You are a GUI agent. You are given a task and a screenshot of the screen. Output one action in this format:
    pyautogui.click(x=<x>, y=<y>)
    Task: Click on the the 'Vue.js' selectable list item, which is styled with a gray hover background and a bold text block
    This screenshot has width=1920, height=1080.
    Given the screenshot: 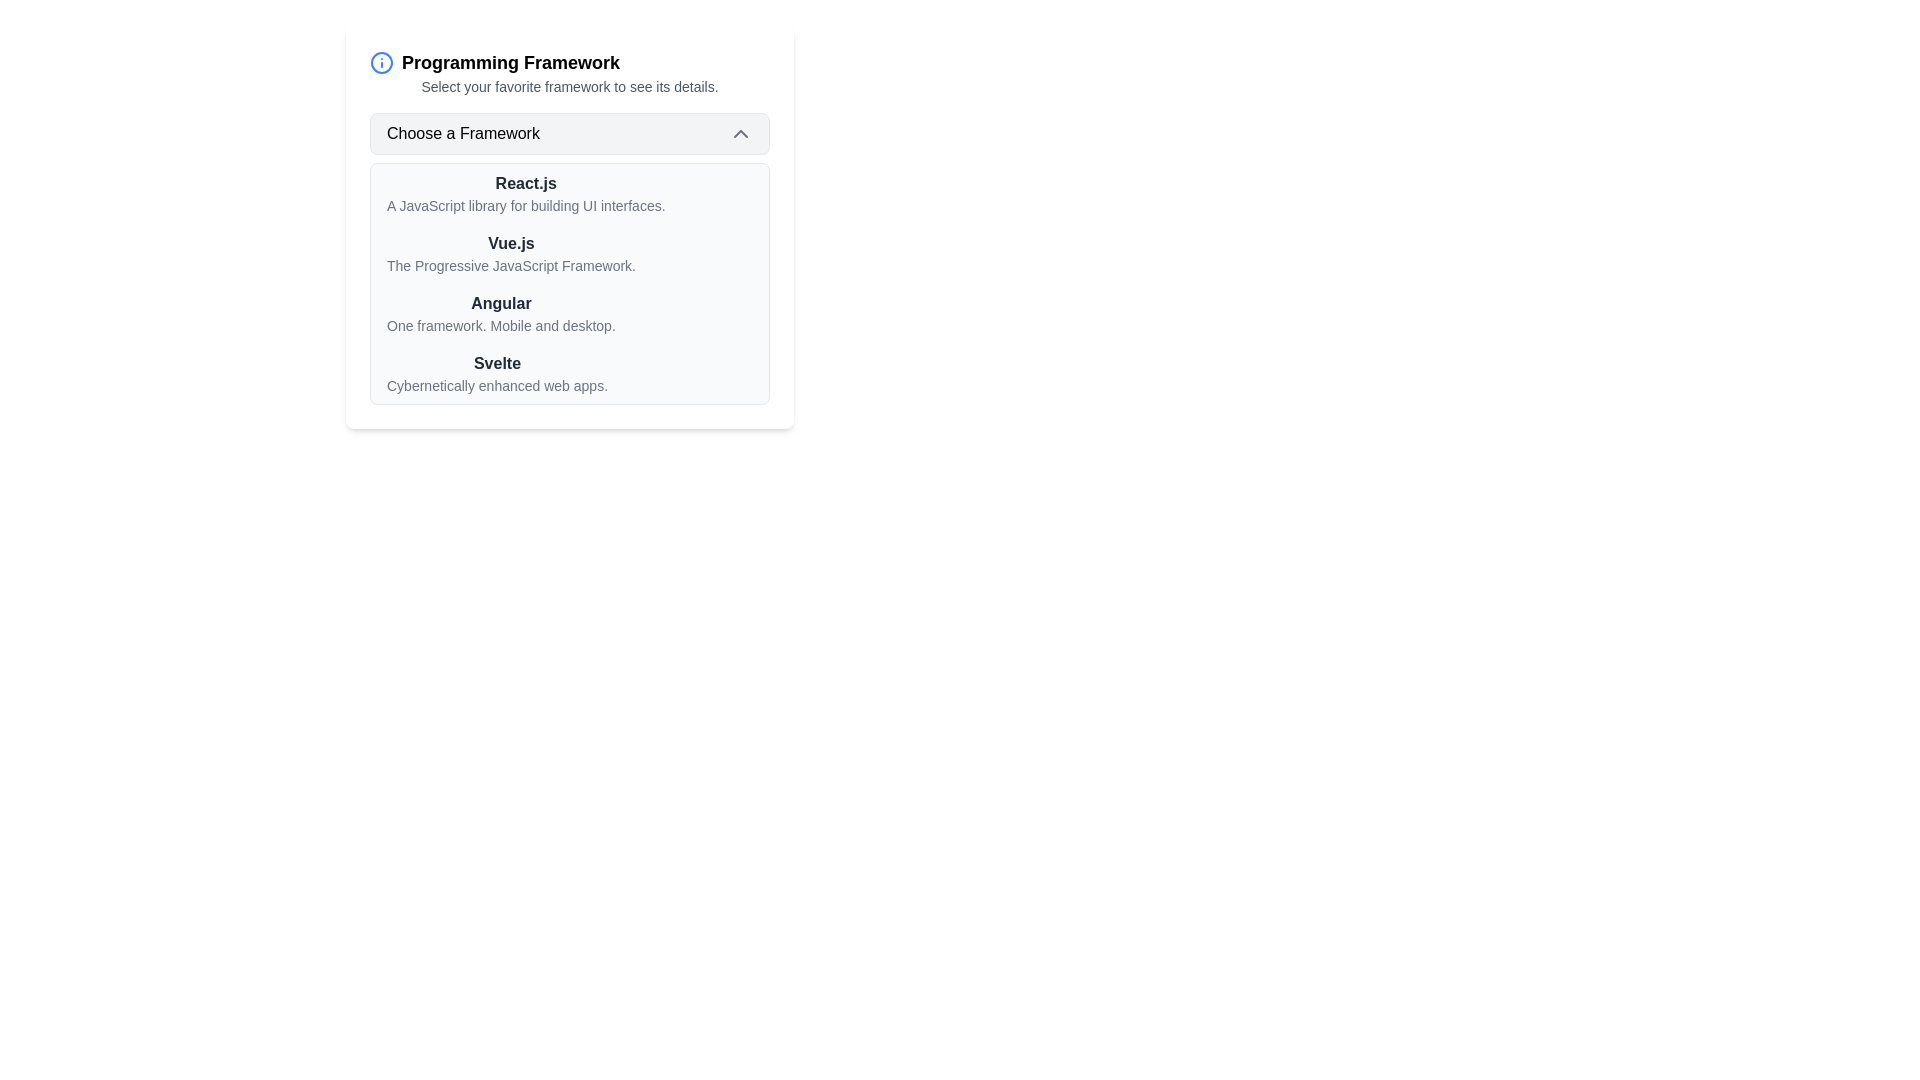 What is the action you would take?
    pyautogui.click(x=569, y=253)
    